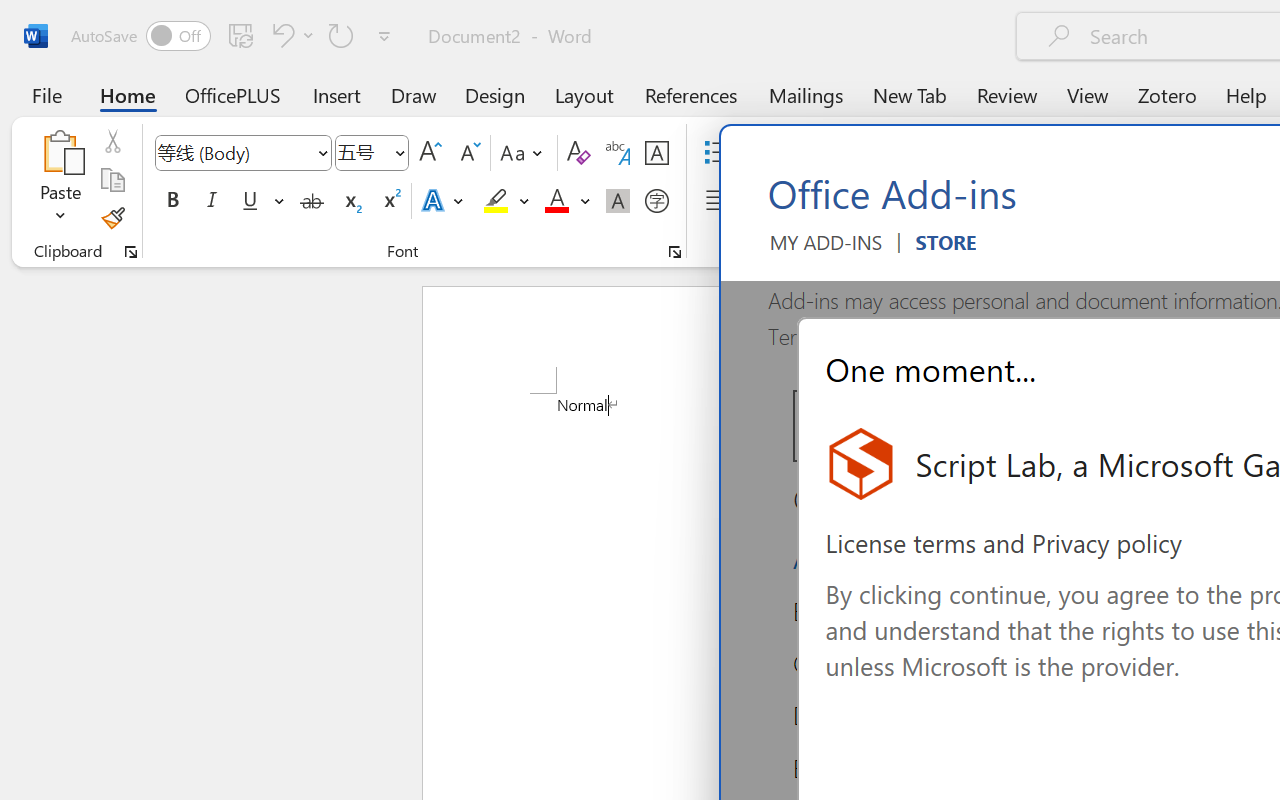 Image resolution: width=1280 pixels, height=800 pixels. Describe the element at coordinates (172, 201) in the screenshot. I see `'Bold'` at that location.